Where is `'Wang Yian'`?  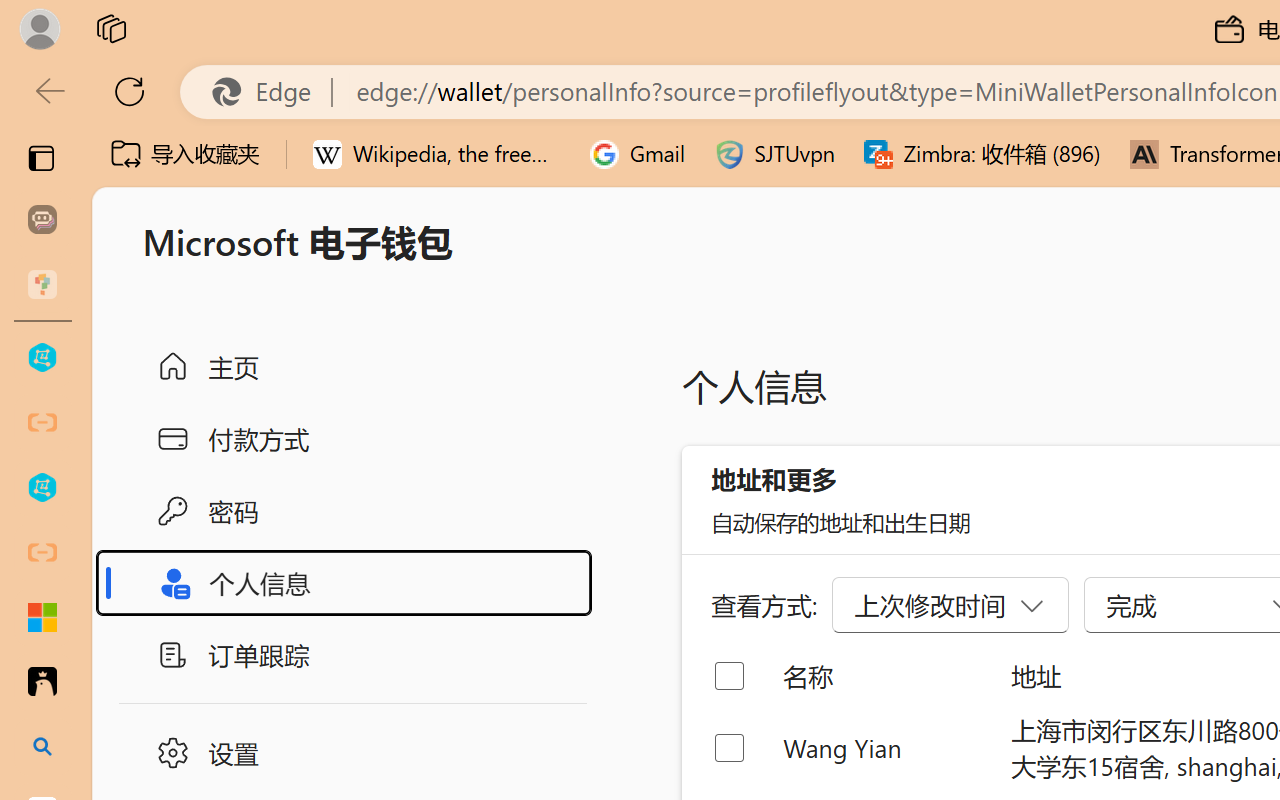
'Wang Yian' is located at coordinates (880, 747).